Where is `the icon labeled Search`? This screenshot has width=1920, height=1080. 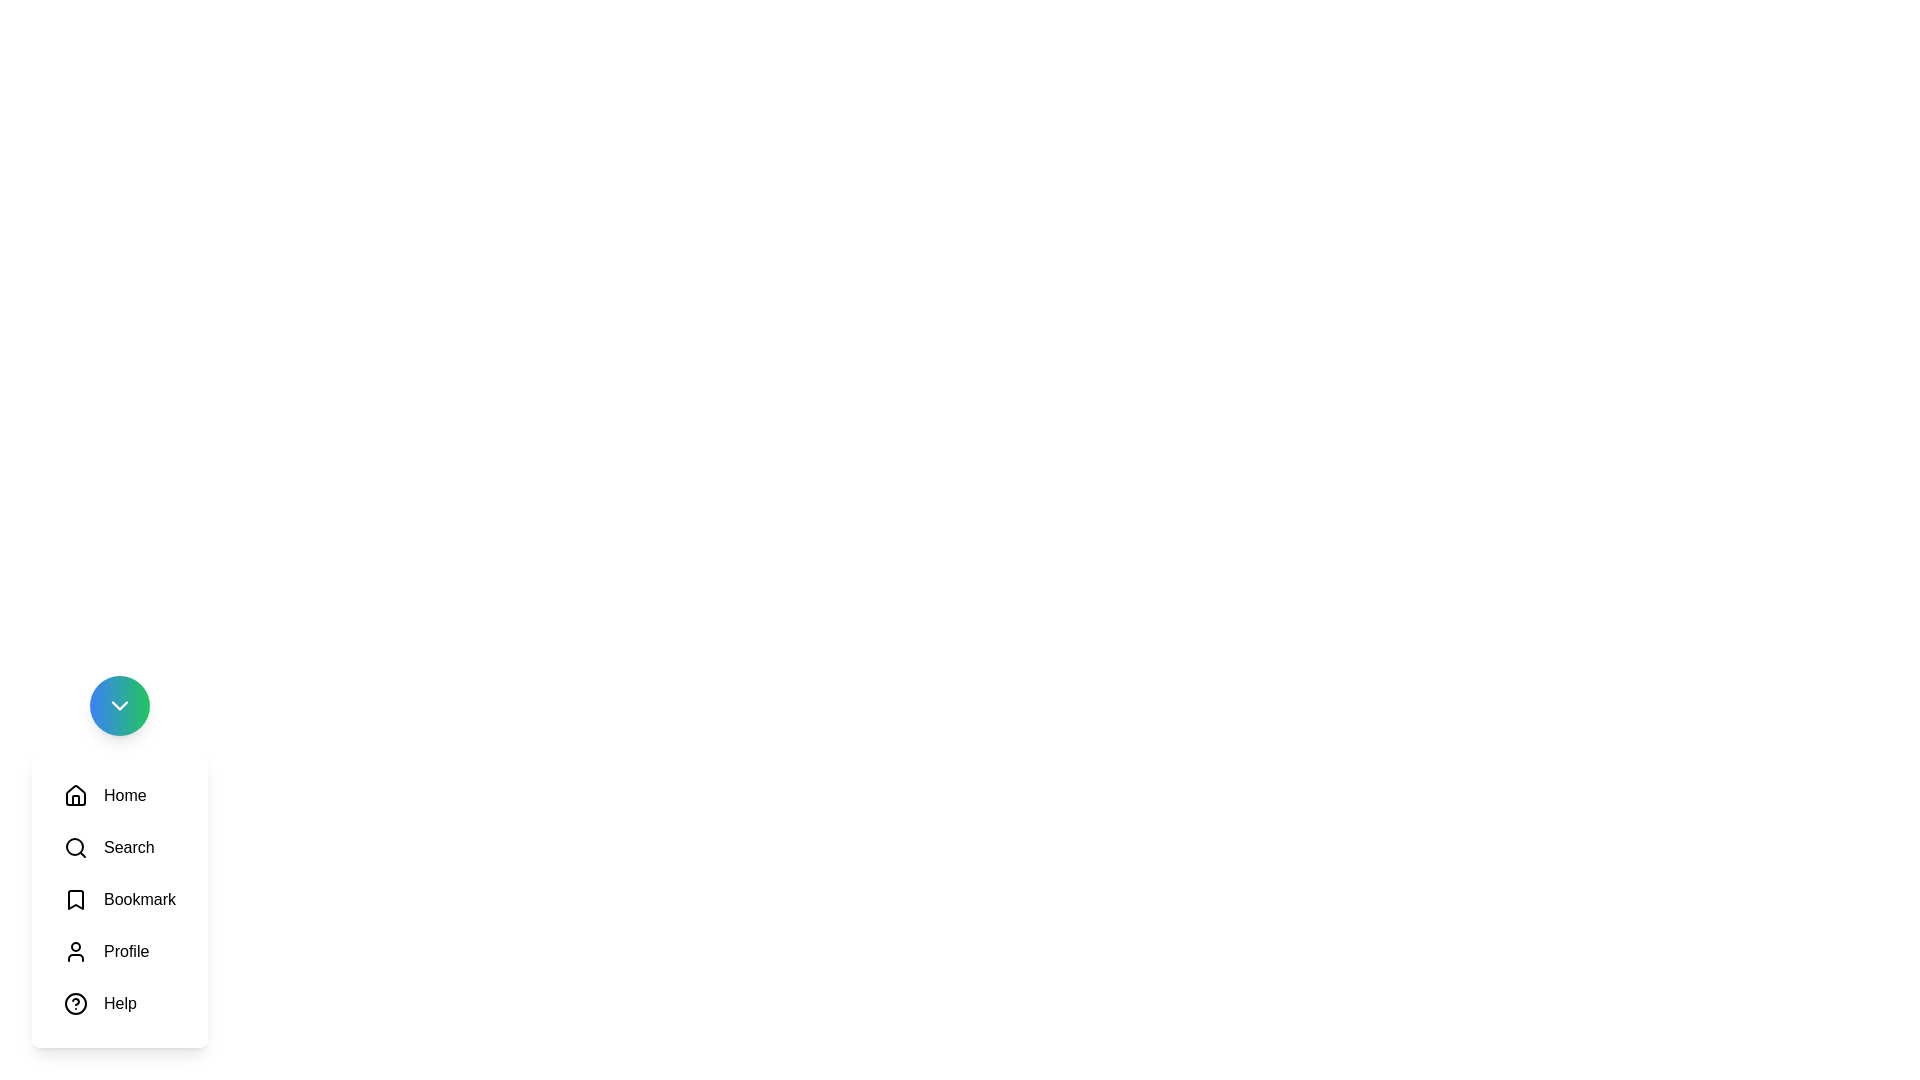
the icon labeled Search is located at coordinates (108, 848).